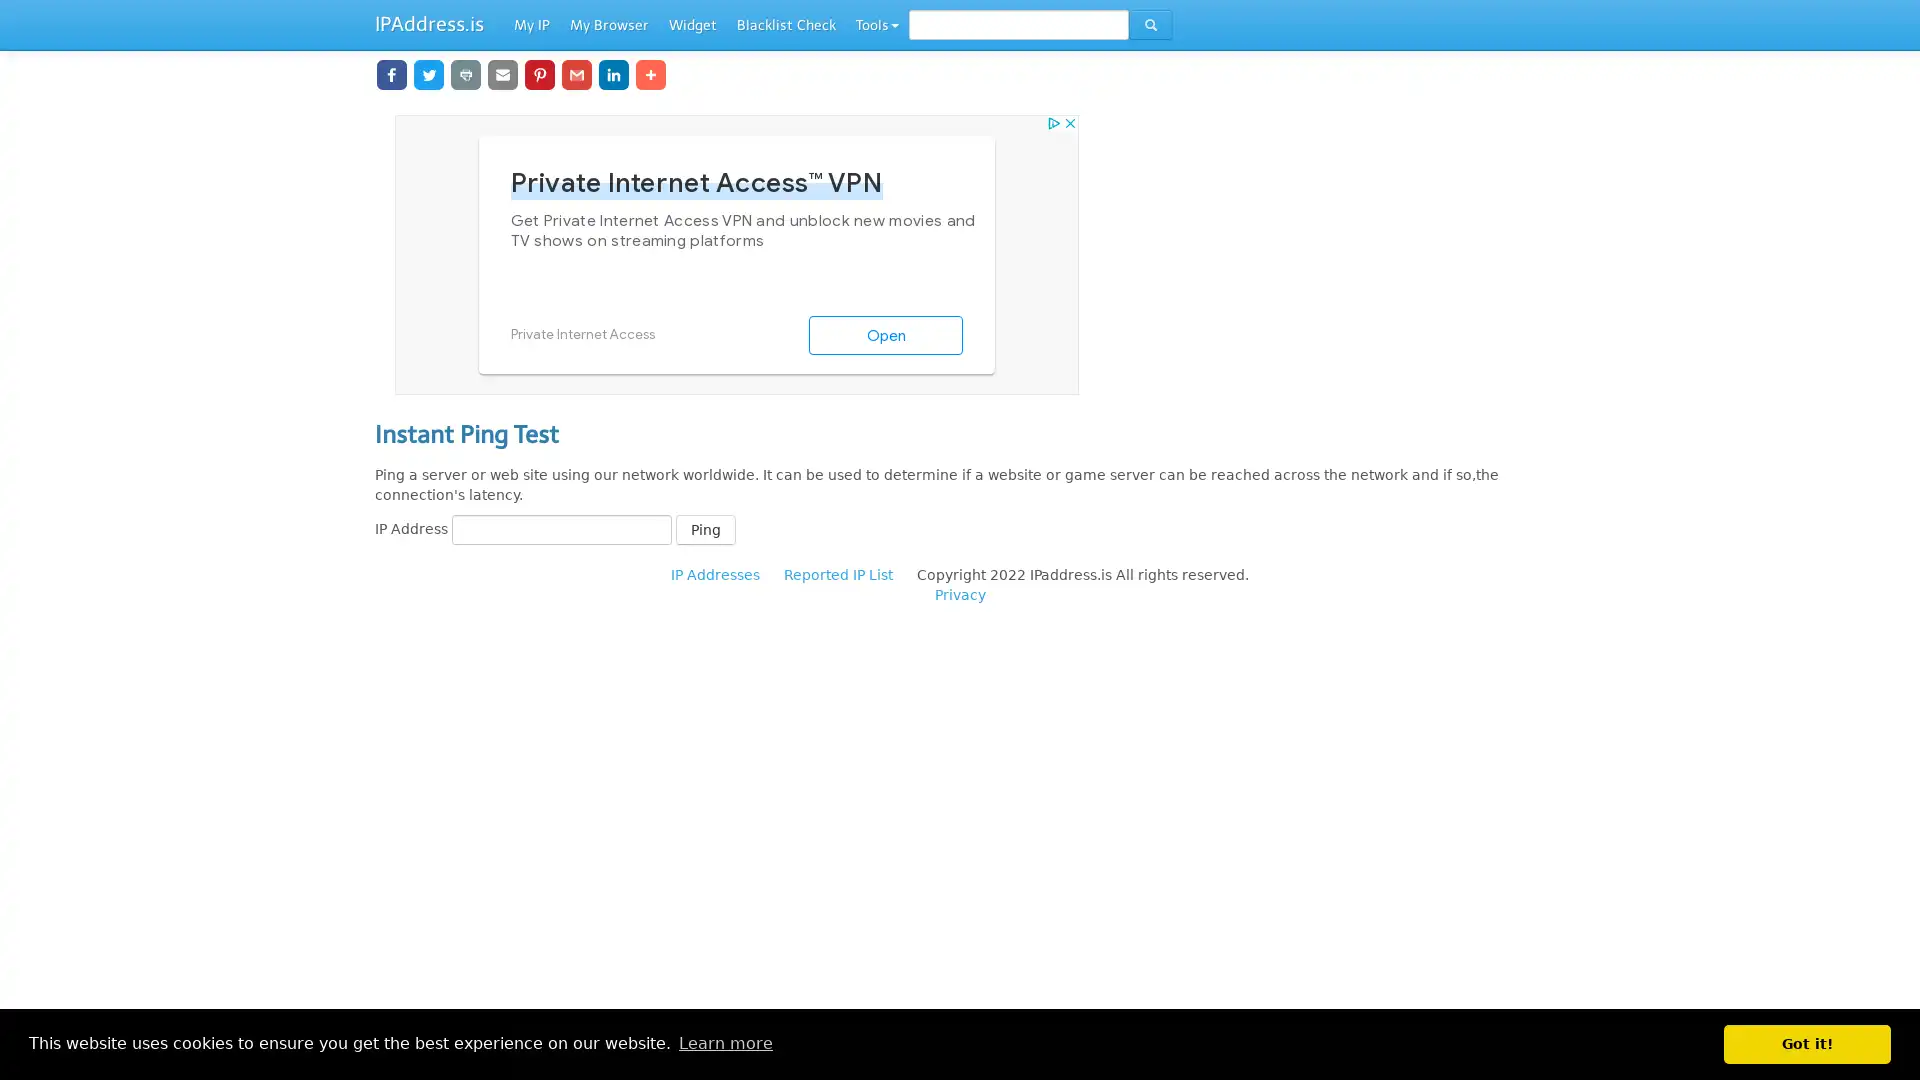 The width and height of the screenshot is (1920, 1080). What do you see at coordinates (392, 73) in the screenshot?
I see `Share to Facebook` at bounding box center [392, 73].